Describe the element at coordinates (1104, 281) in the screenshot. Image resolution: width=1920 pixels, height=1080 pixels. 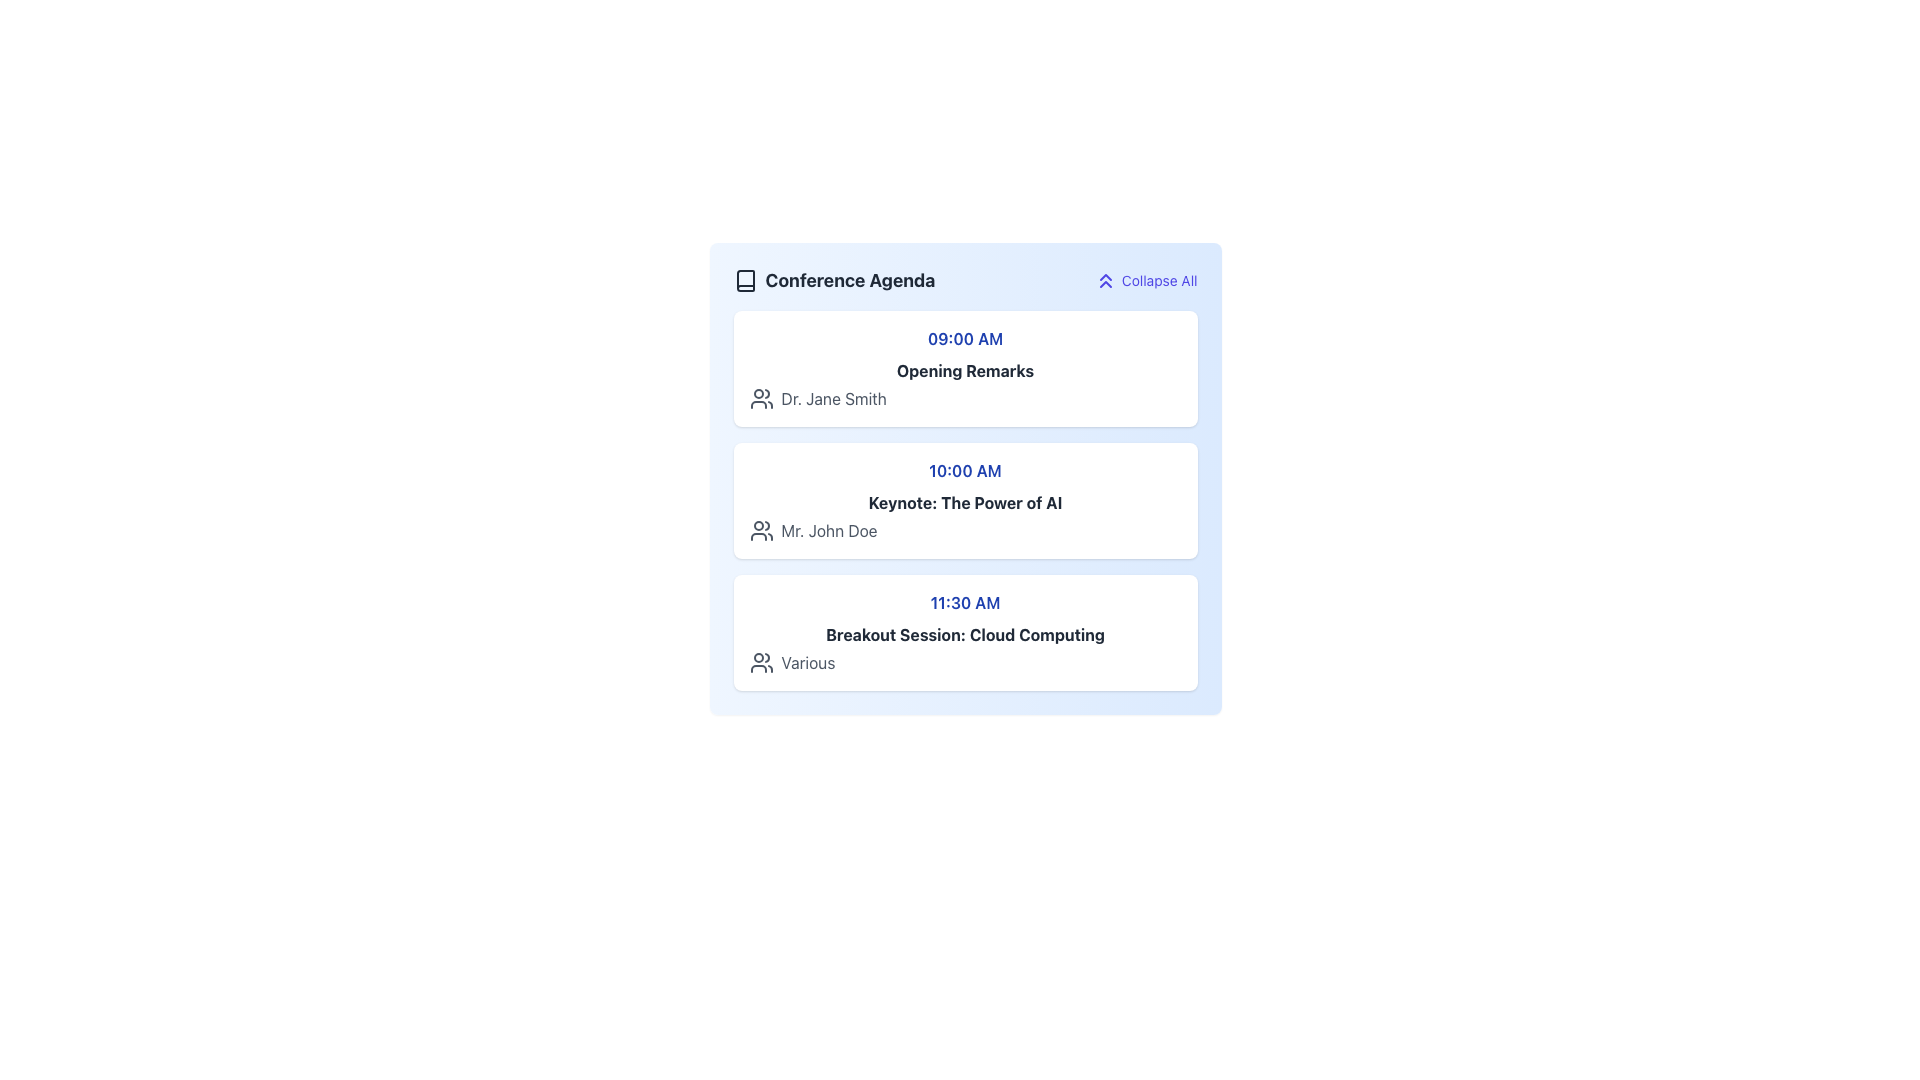
I see `the small blue double-chevron icon representing the 'Collapse All' button located in the top-right corner of the conference agenda card` at that location.